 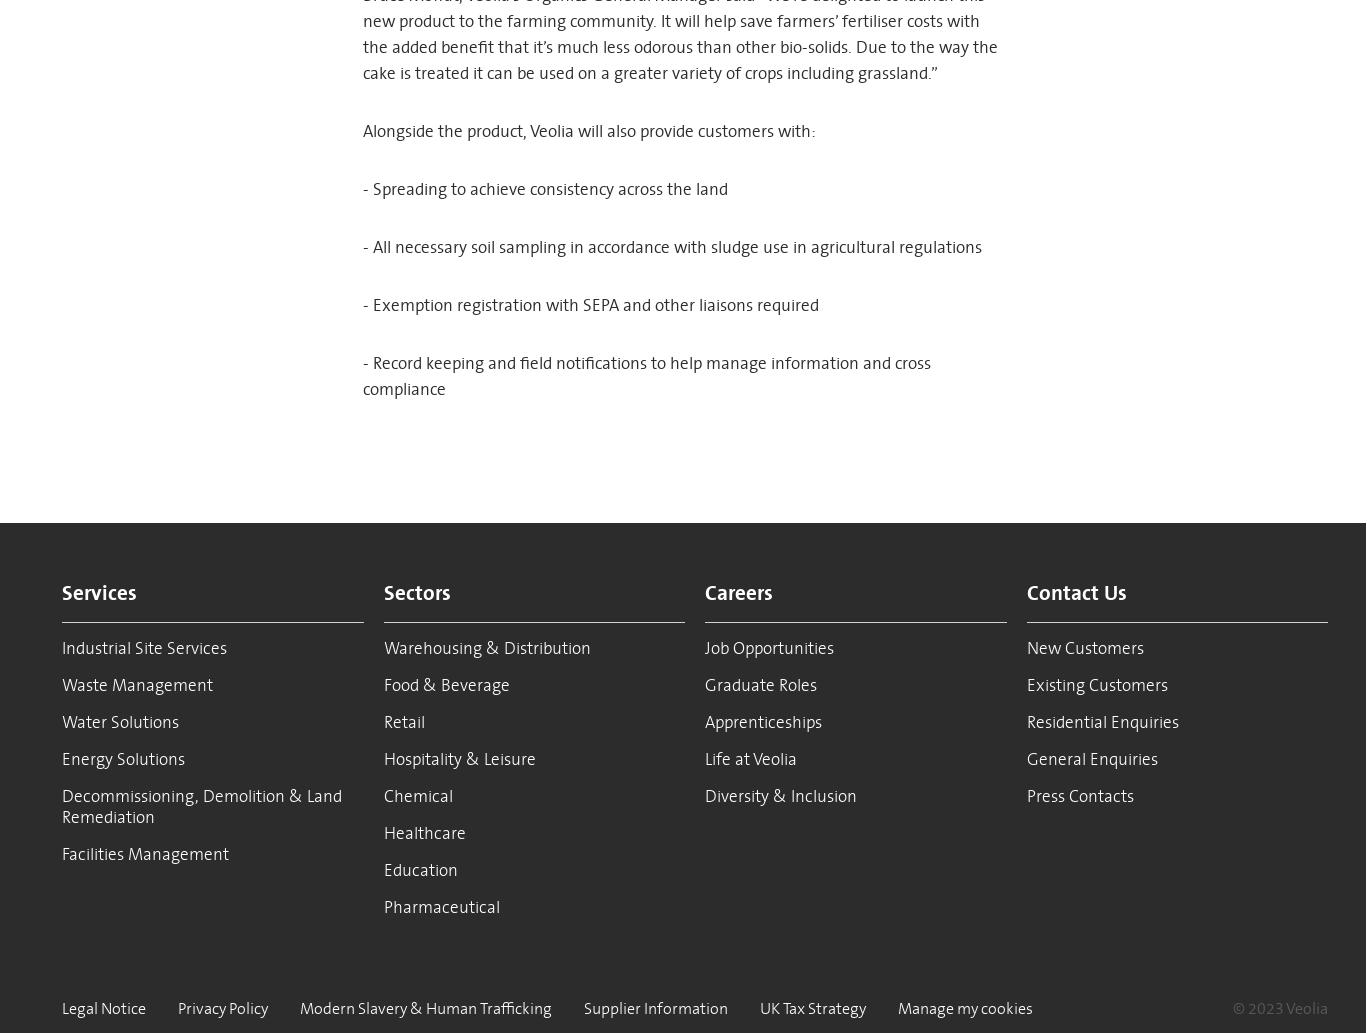 I want to click on 'Existing Customers', so click(x=1096, y=683).